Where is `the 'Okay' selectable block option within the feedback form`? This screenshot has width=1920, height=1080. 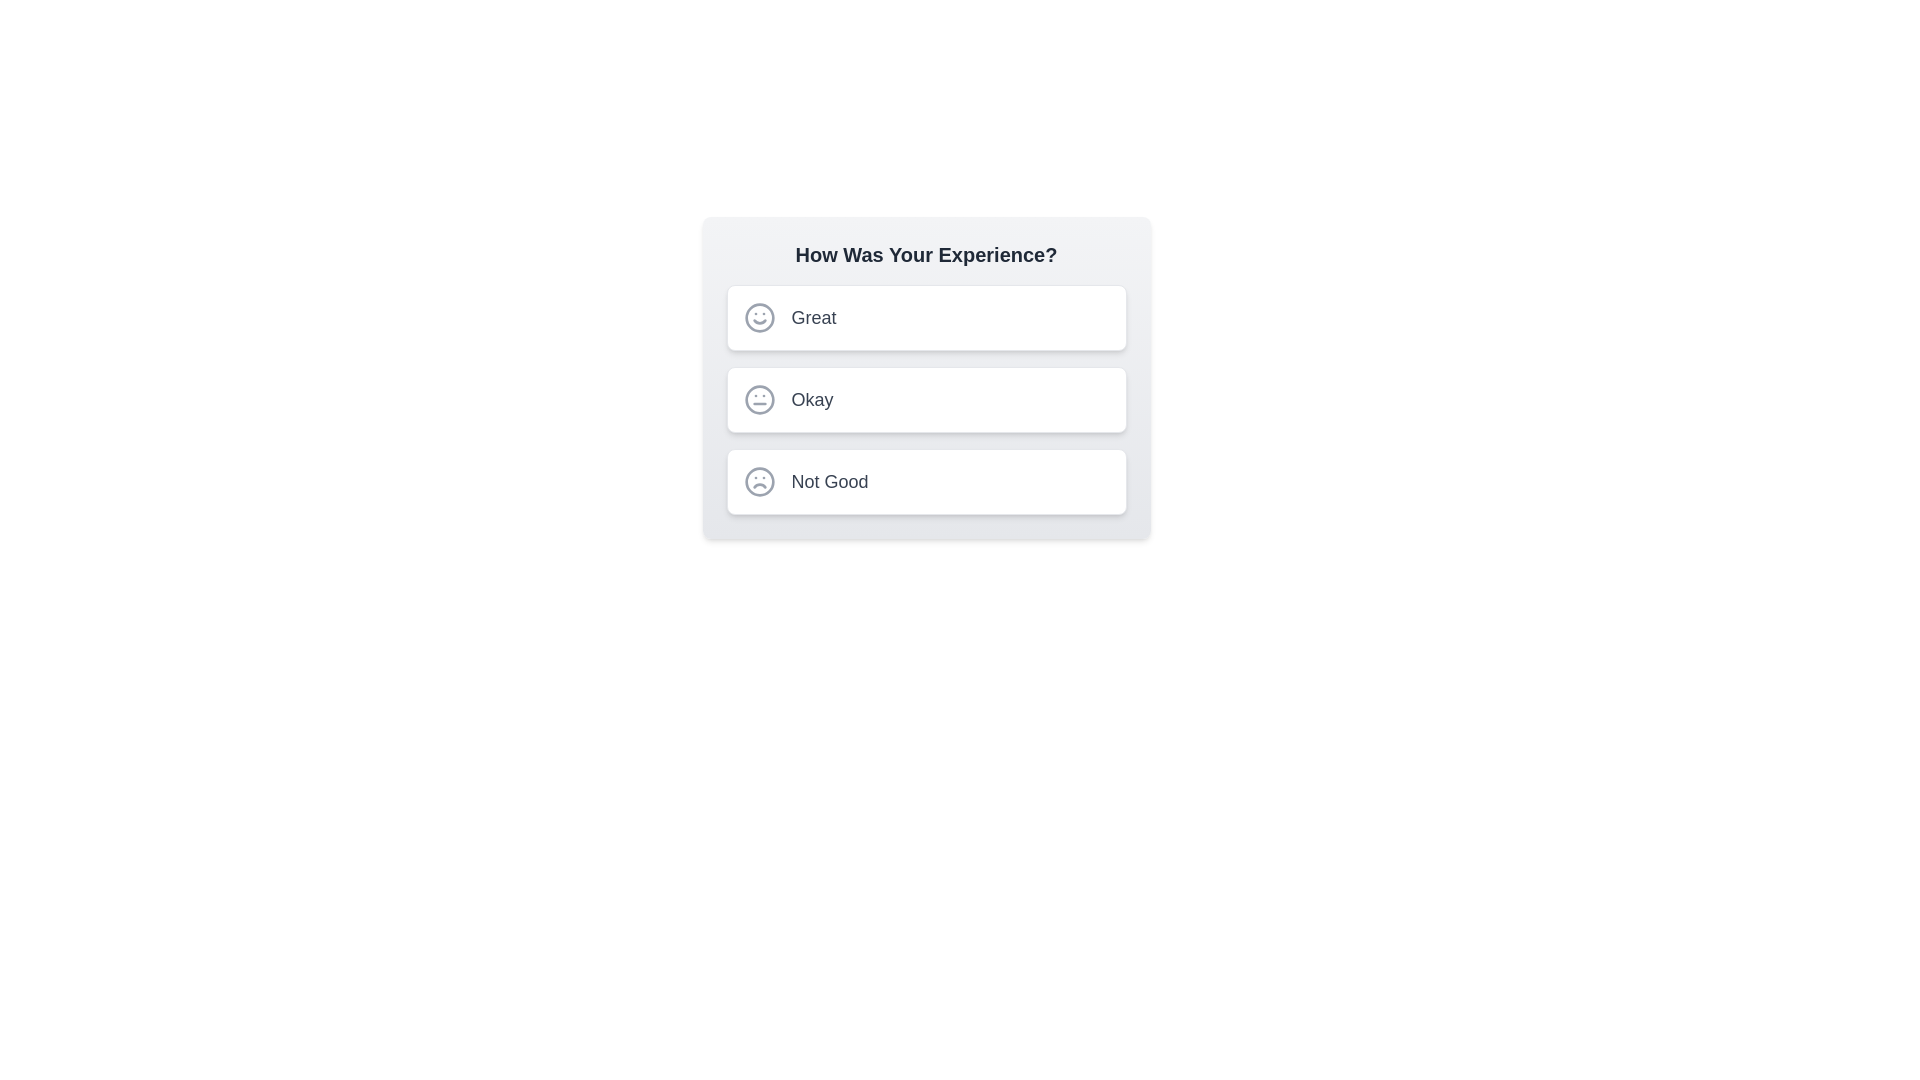 the 'Okay' selectable block option within the feedback form is located at coordinates (925, 400).